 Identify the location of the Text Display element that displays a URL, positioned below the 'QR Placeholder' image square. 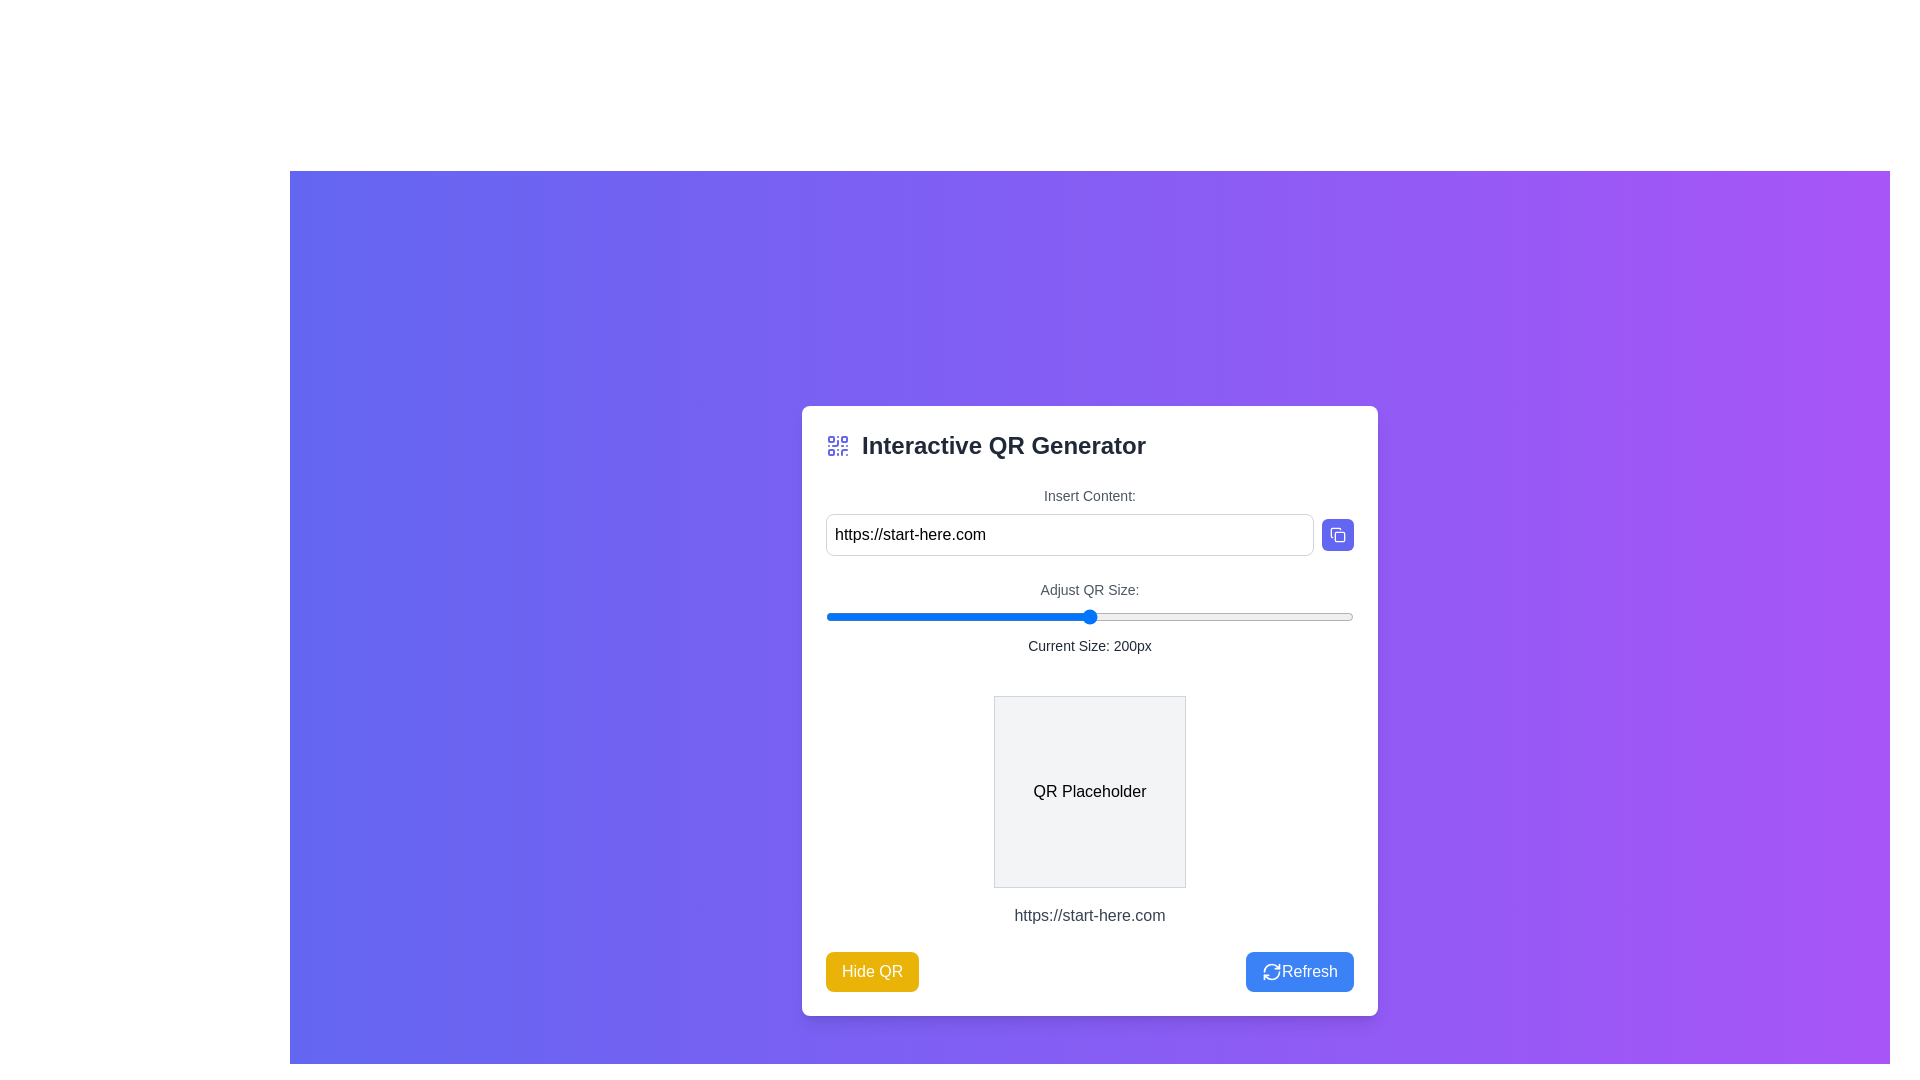
(1088, 915).